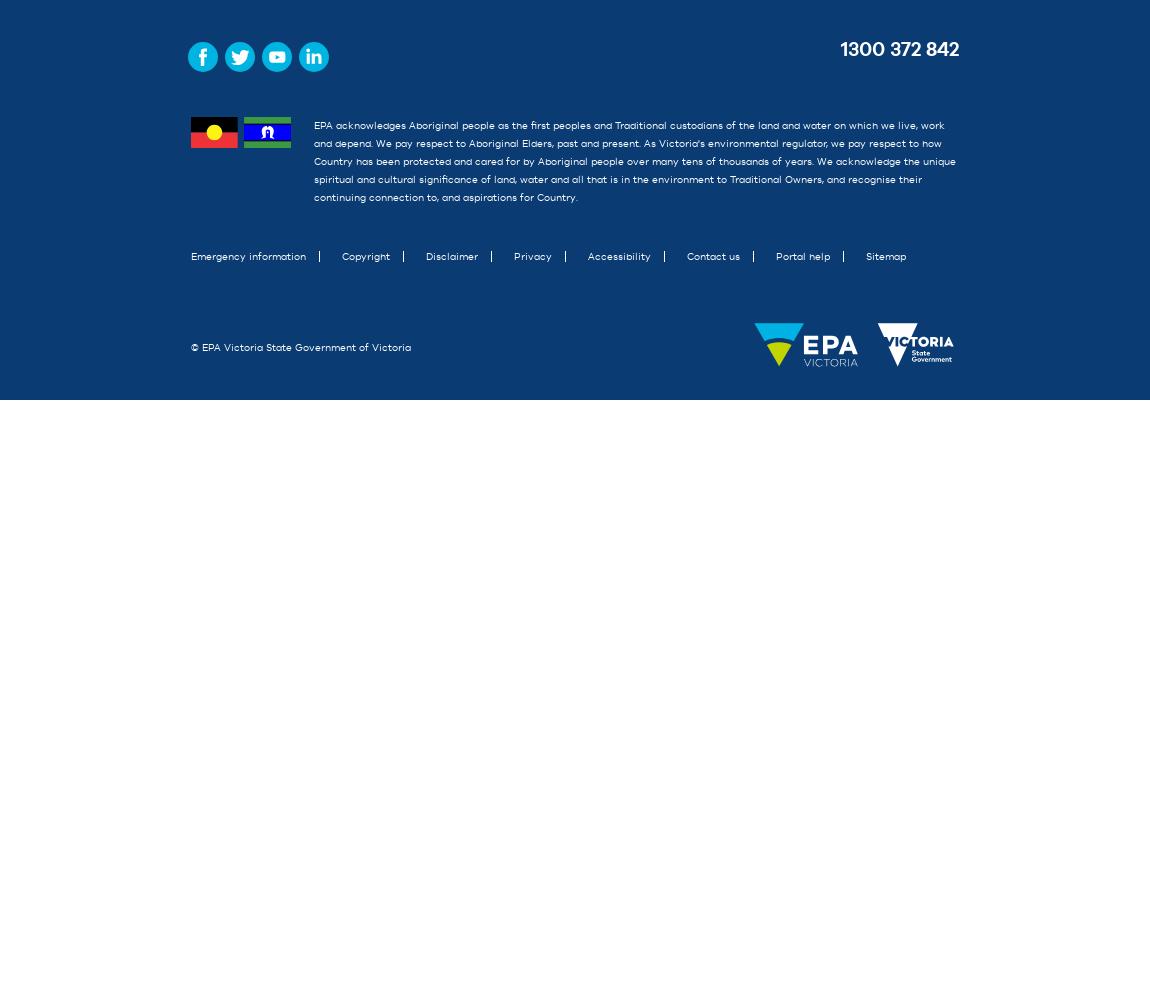 The width and height of the screenshot is (1150, 1000). Describe the element at coordinates (514, 256) in the screenshot. I see `'Privacy'` at that location.